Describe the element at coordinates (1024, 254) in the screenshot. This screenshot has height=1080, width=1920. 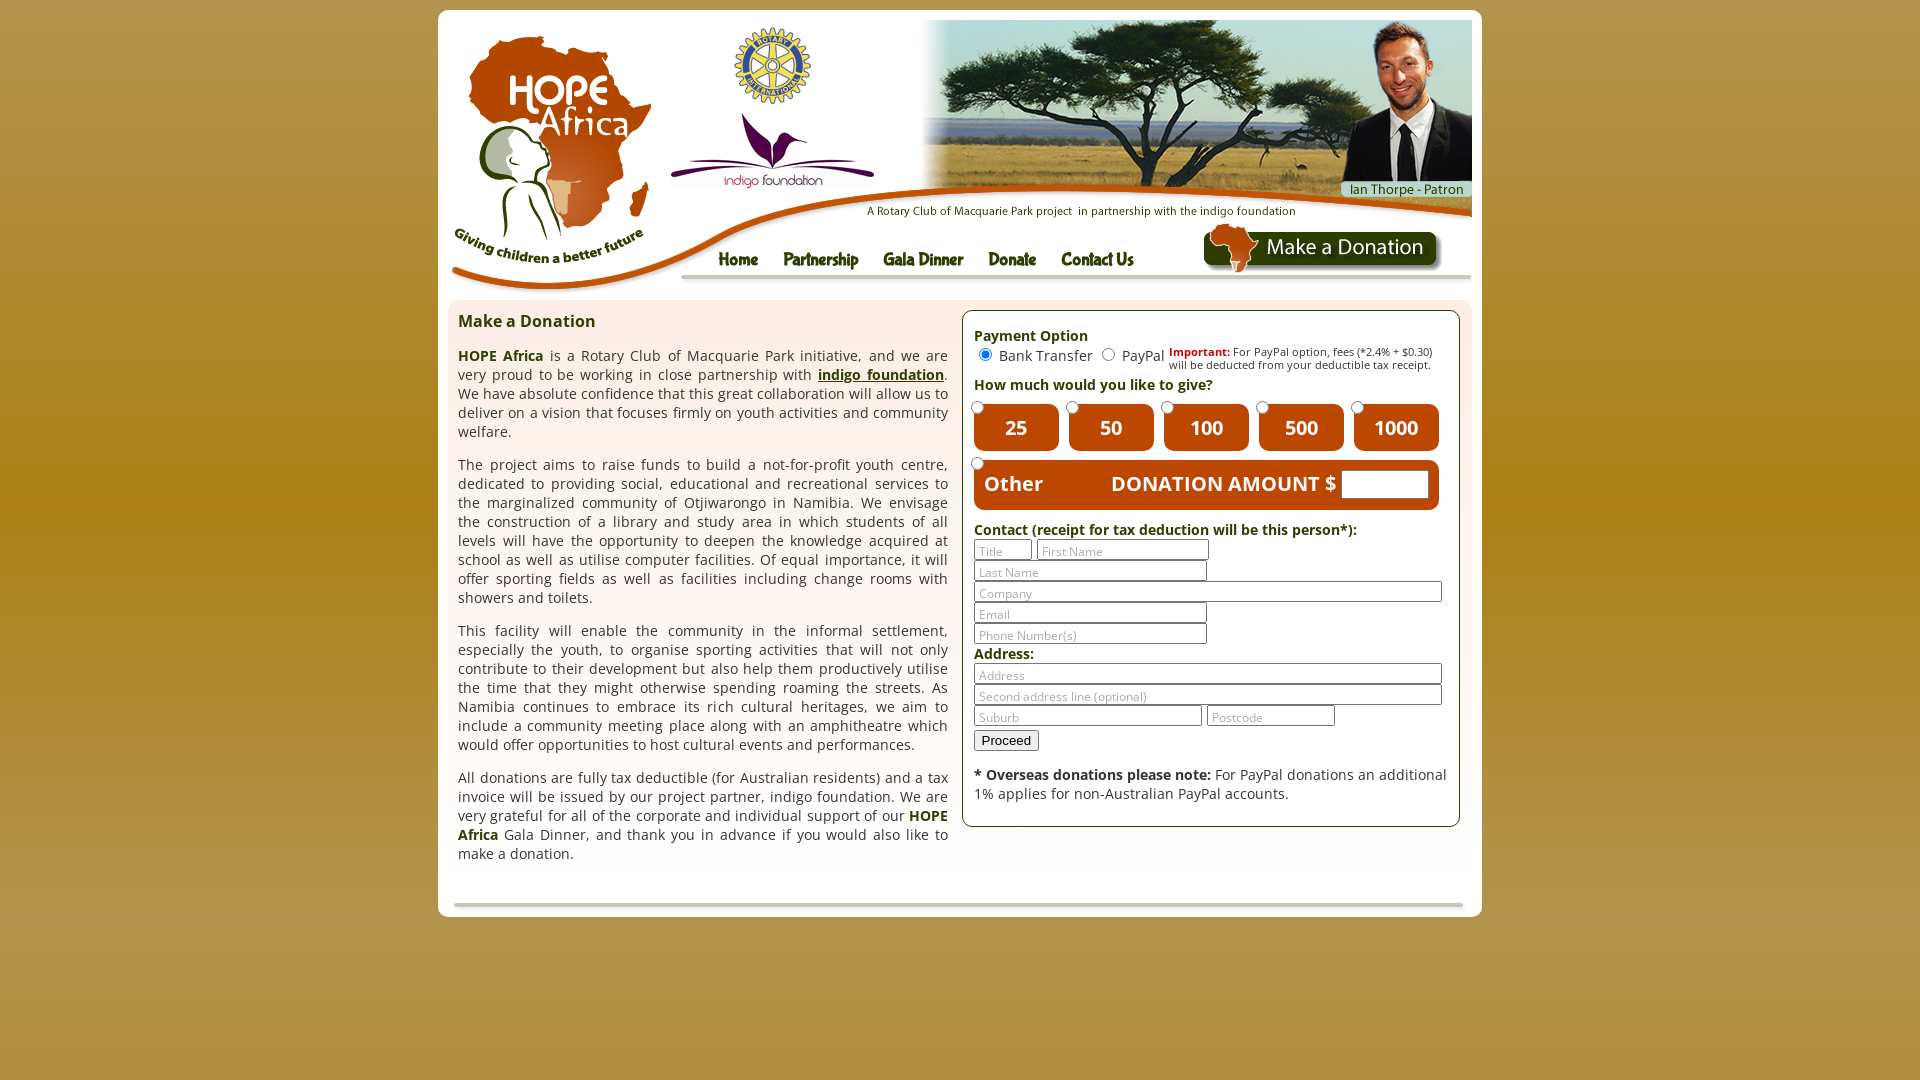
I see `'Donate'` at that location.